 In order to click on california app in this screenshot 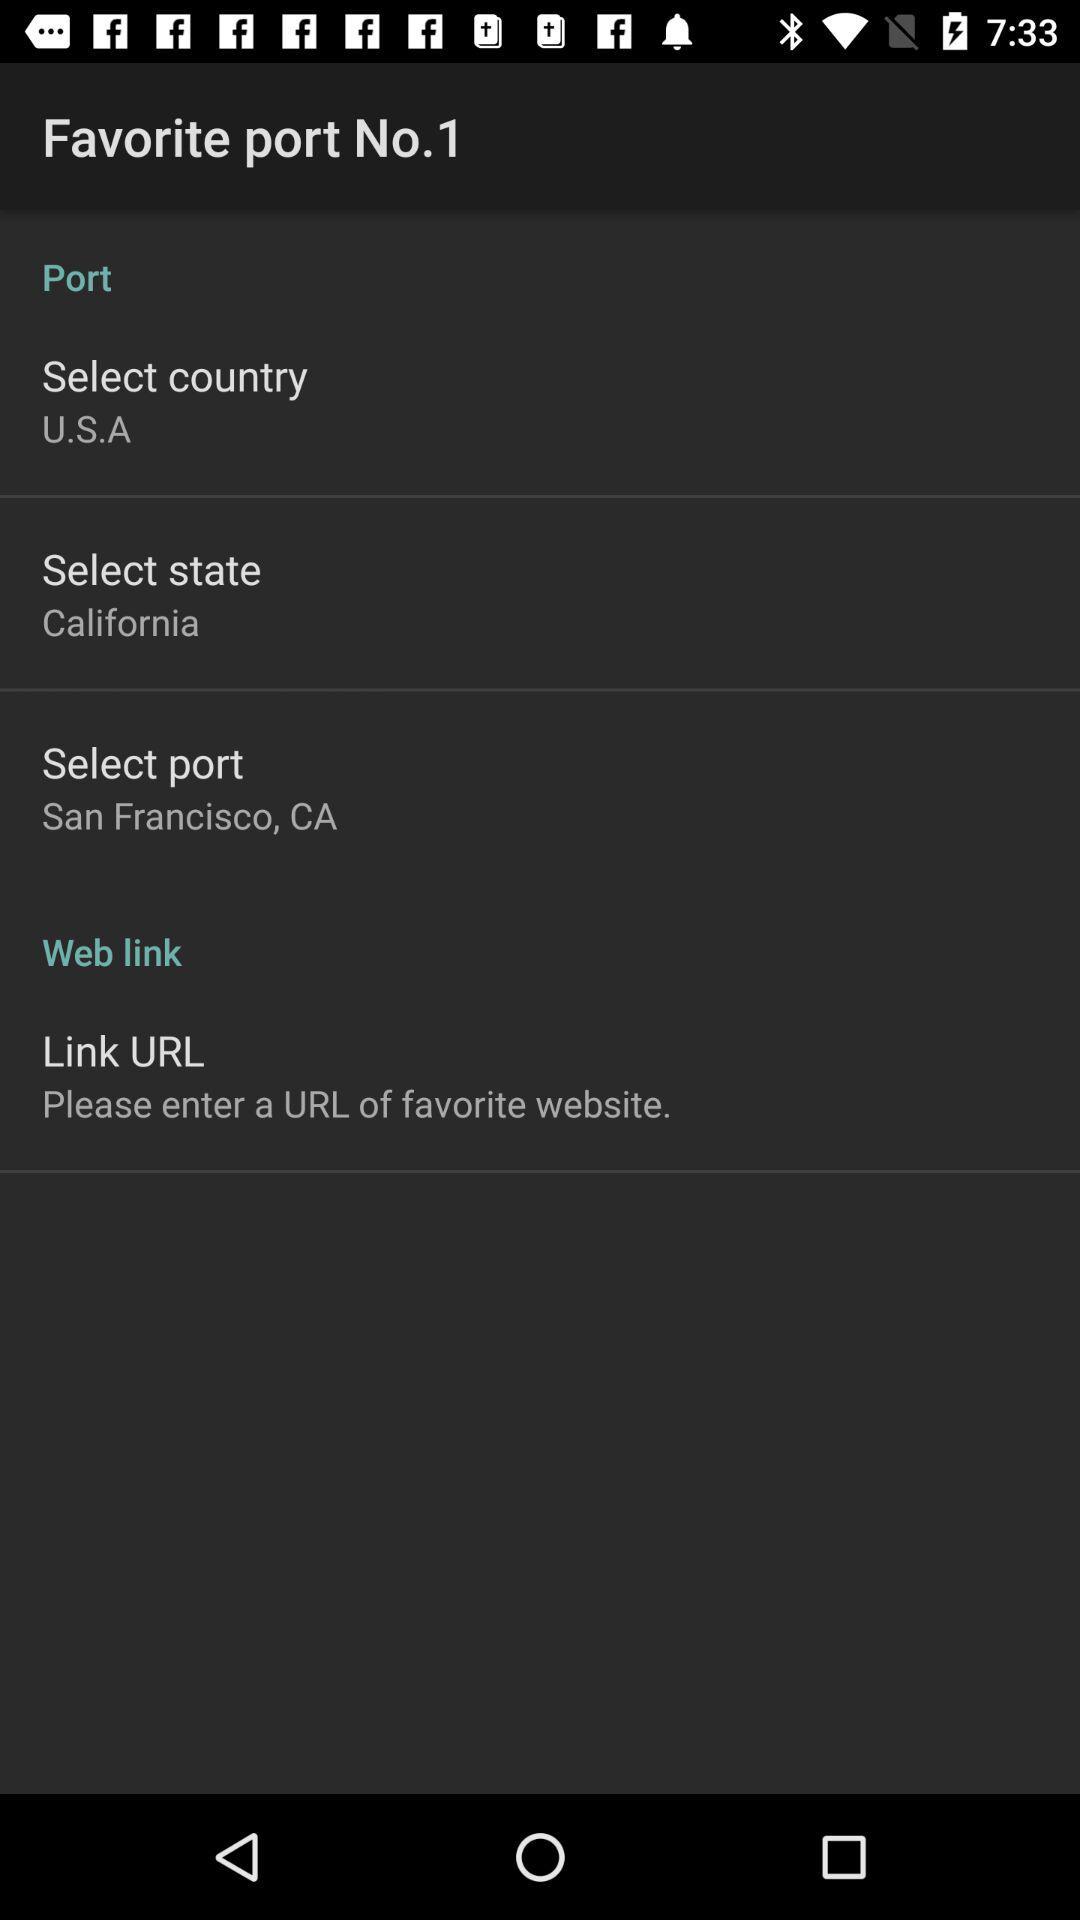, I will do `click(121, 620)`.